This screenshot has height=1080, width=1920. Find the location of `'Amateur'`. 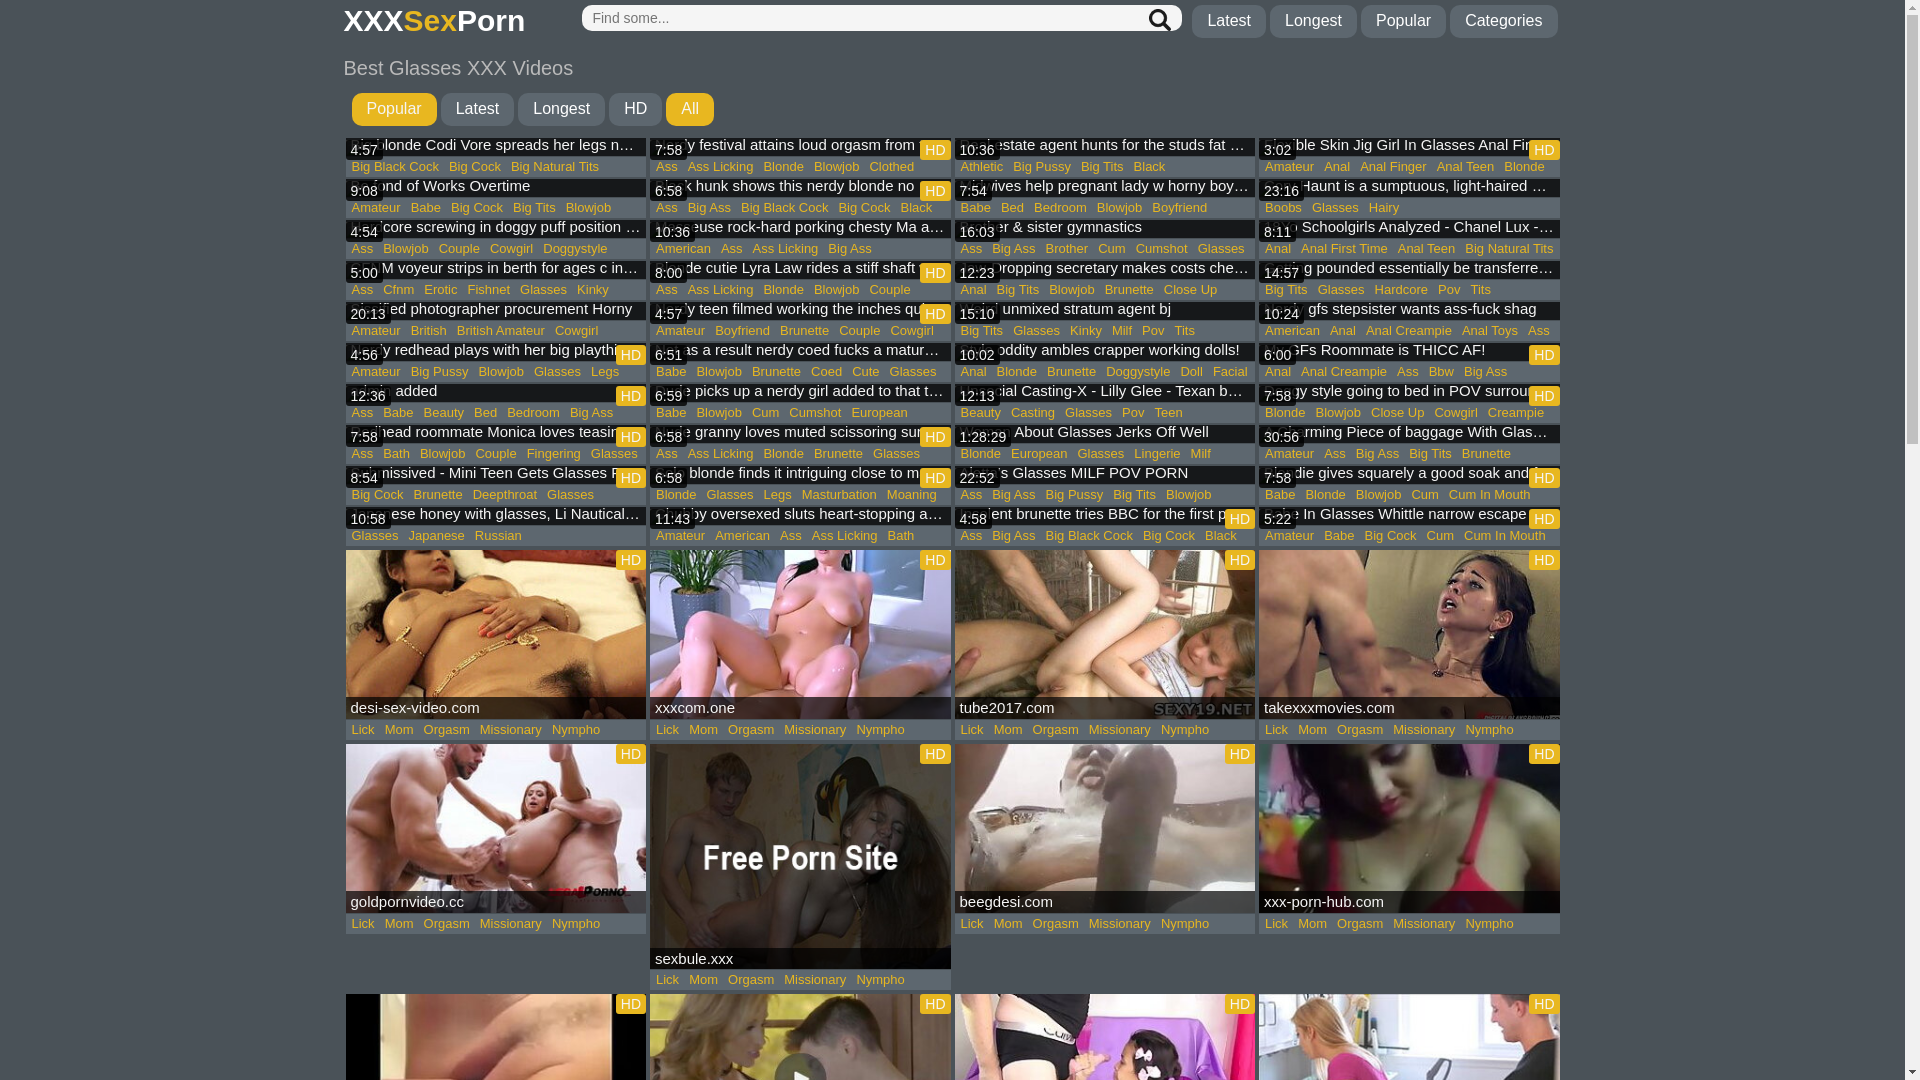

'Amateur' is located at coordinates (345, 208).